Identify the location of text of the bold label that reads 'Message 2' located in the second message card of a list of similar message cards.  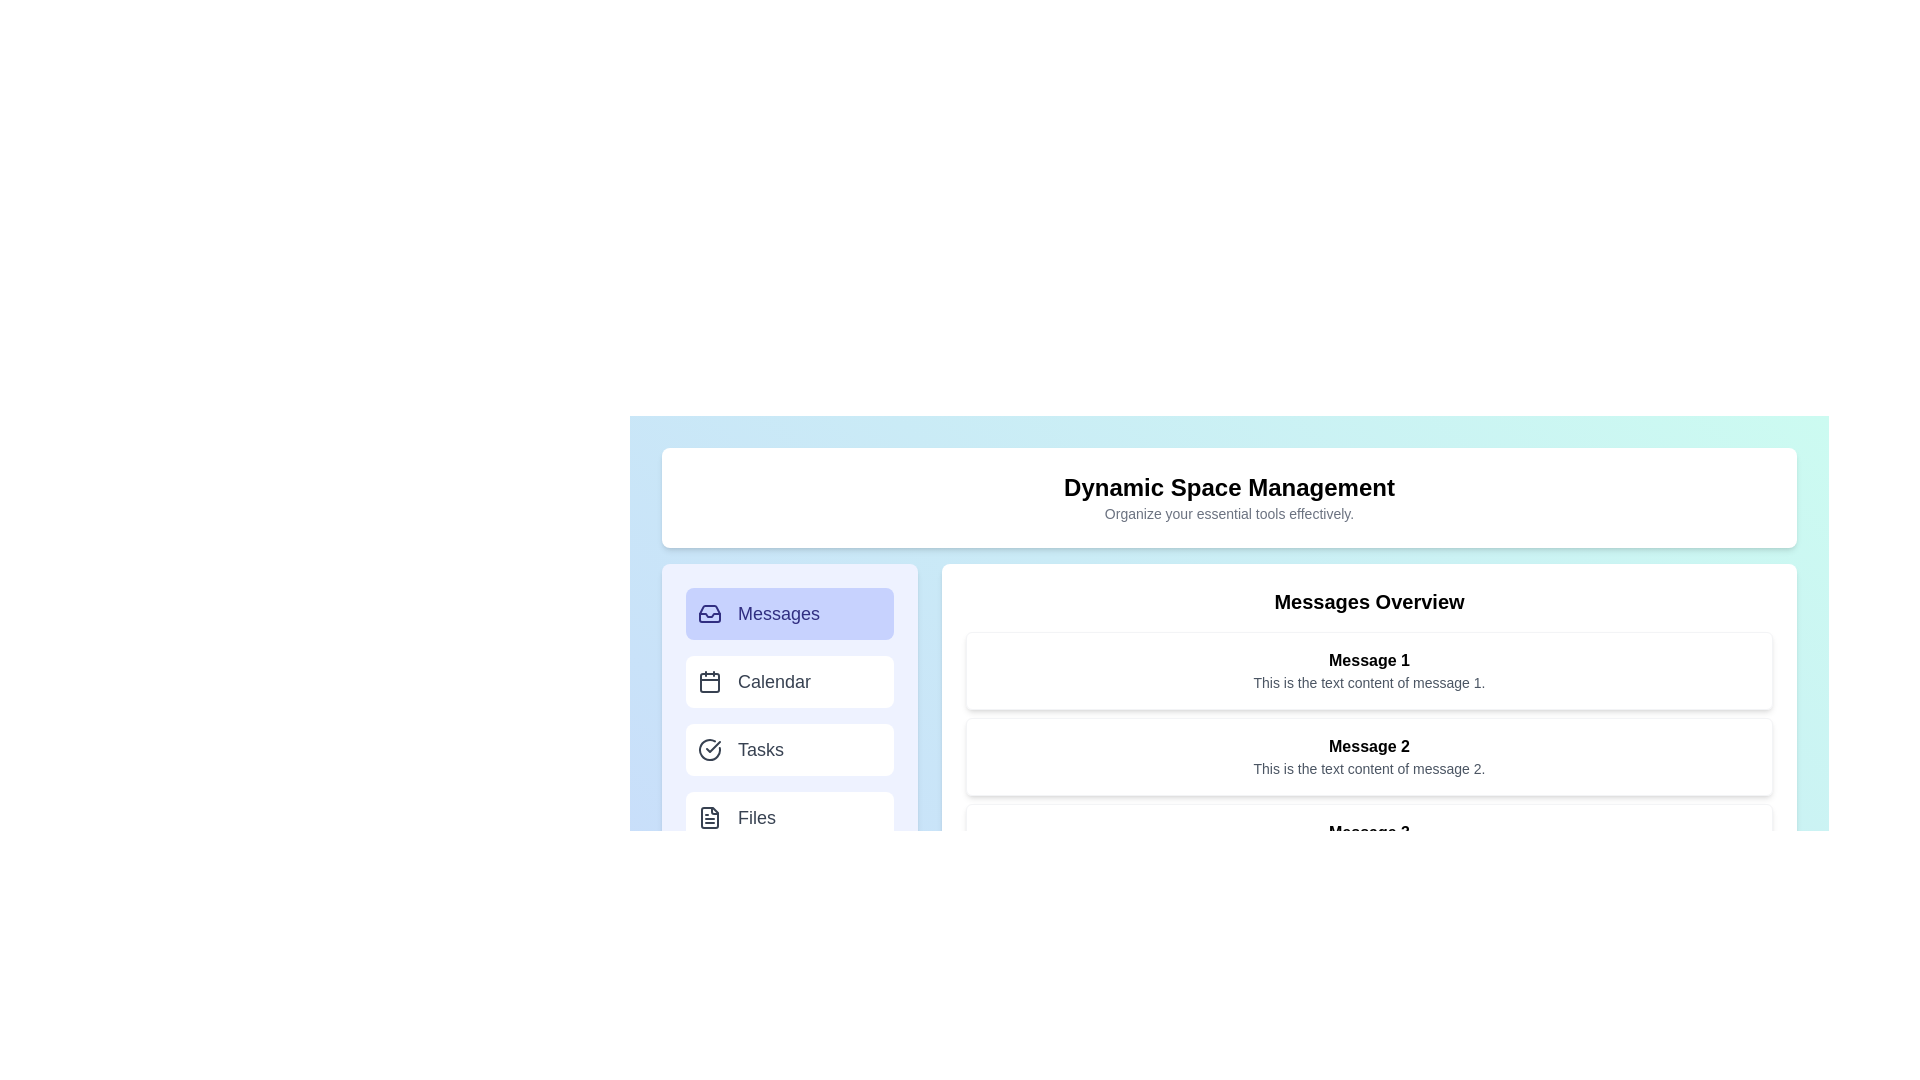
(1368, 747).